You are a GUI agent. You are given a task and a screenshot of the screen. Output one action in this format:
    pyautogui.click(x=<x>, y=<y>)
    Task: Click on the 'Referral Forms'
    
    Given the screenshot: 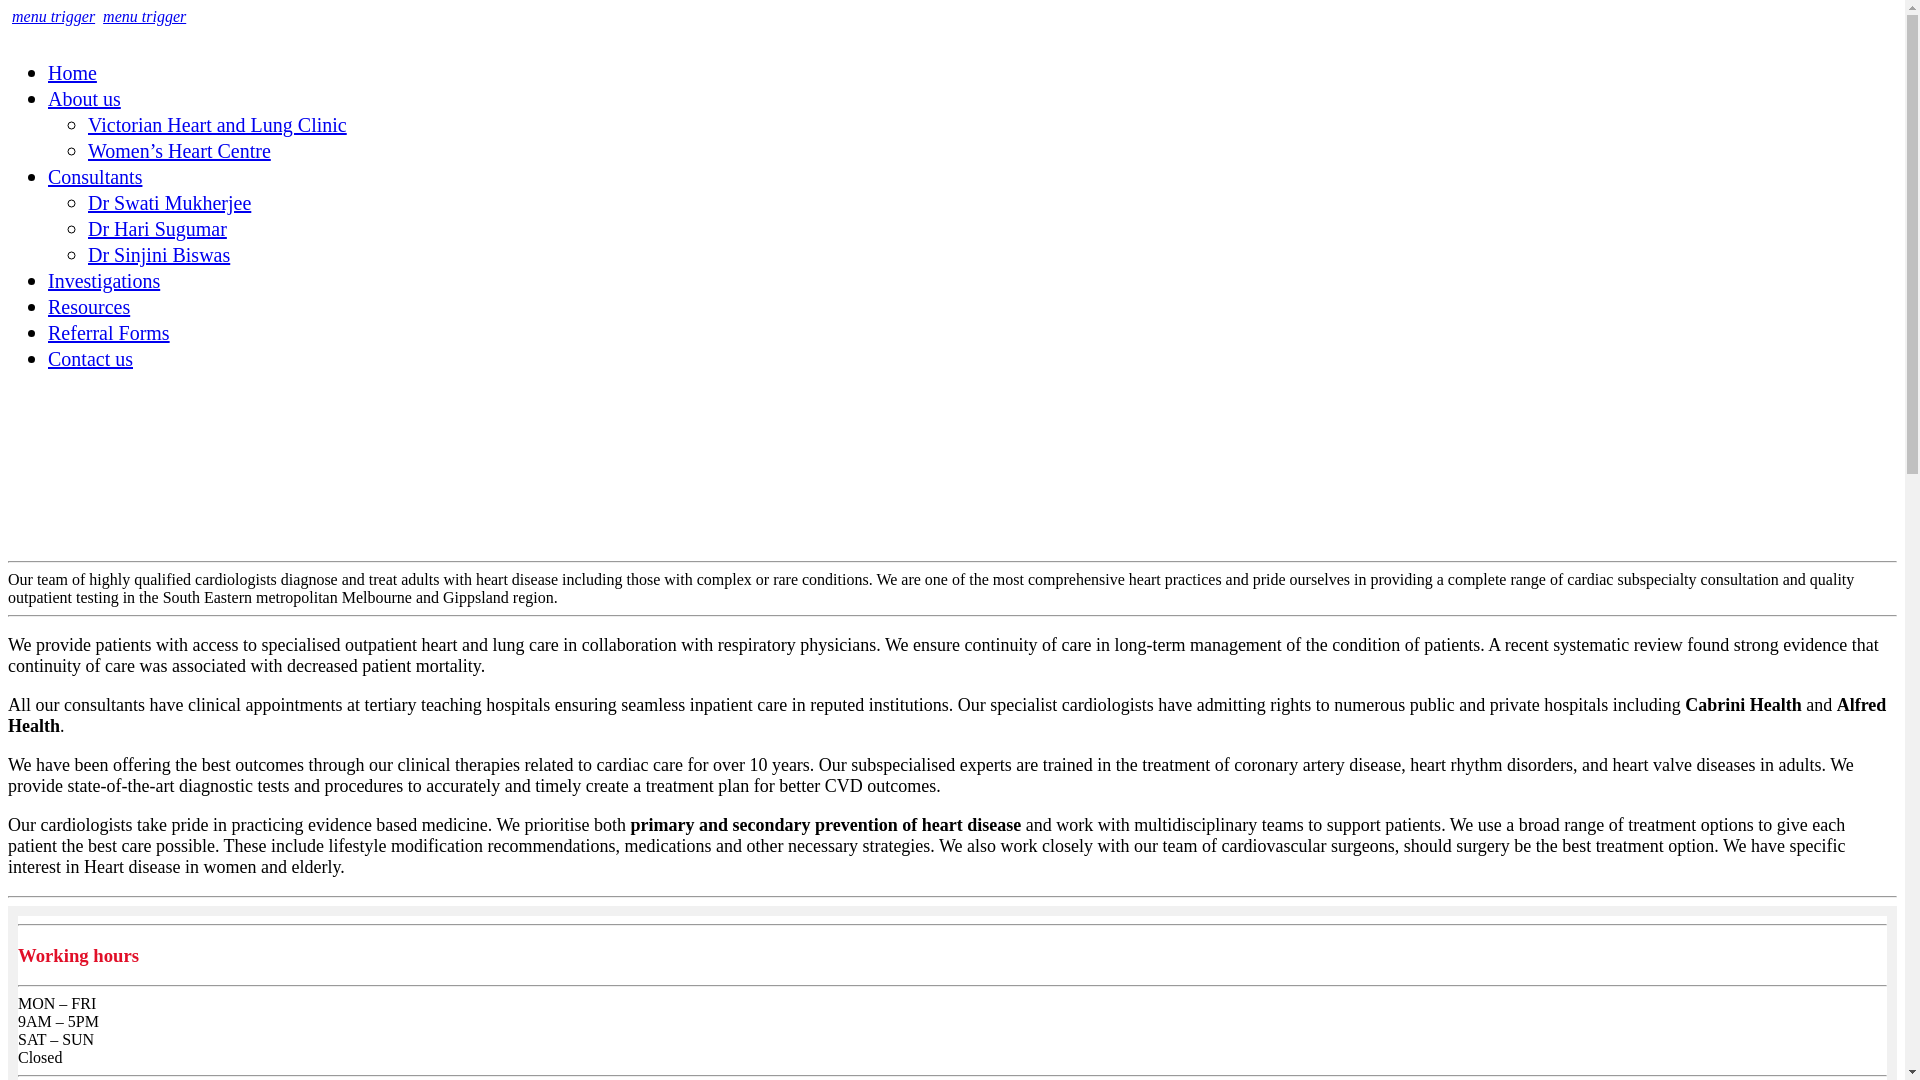 What is the action you would take?
    pyautogui.click(x=108, y=331)
    